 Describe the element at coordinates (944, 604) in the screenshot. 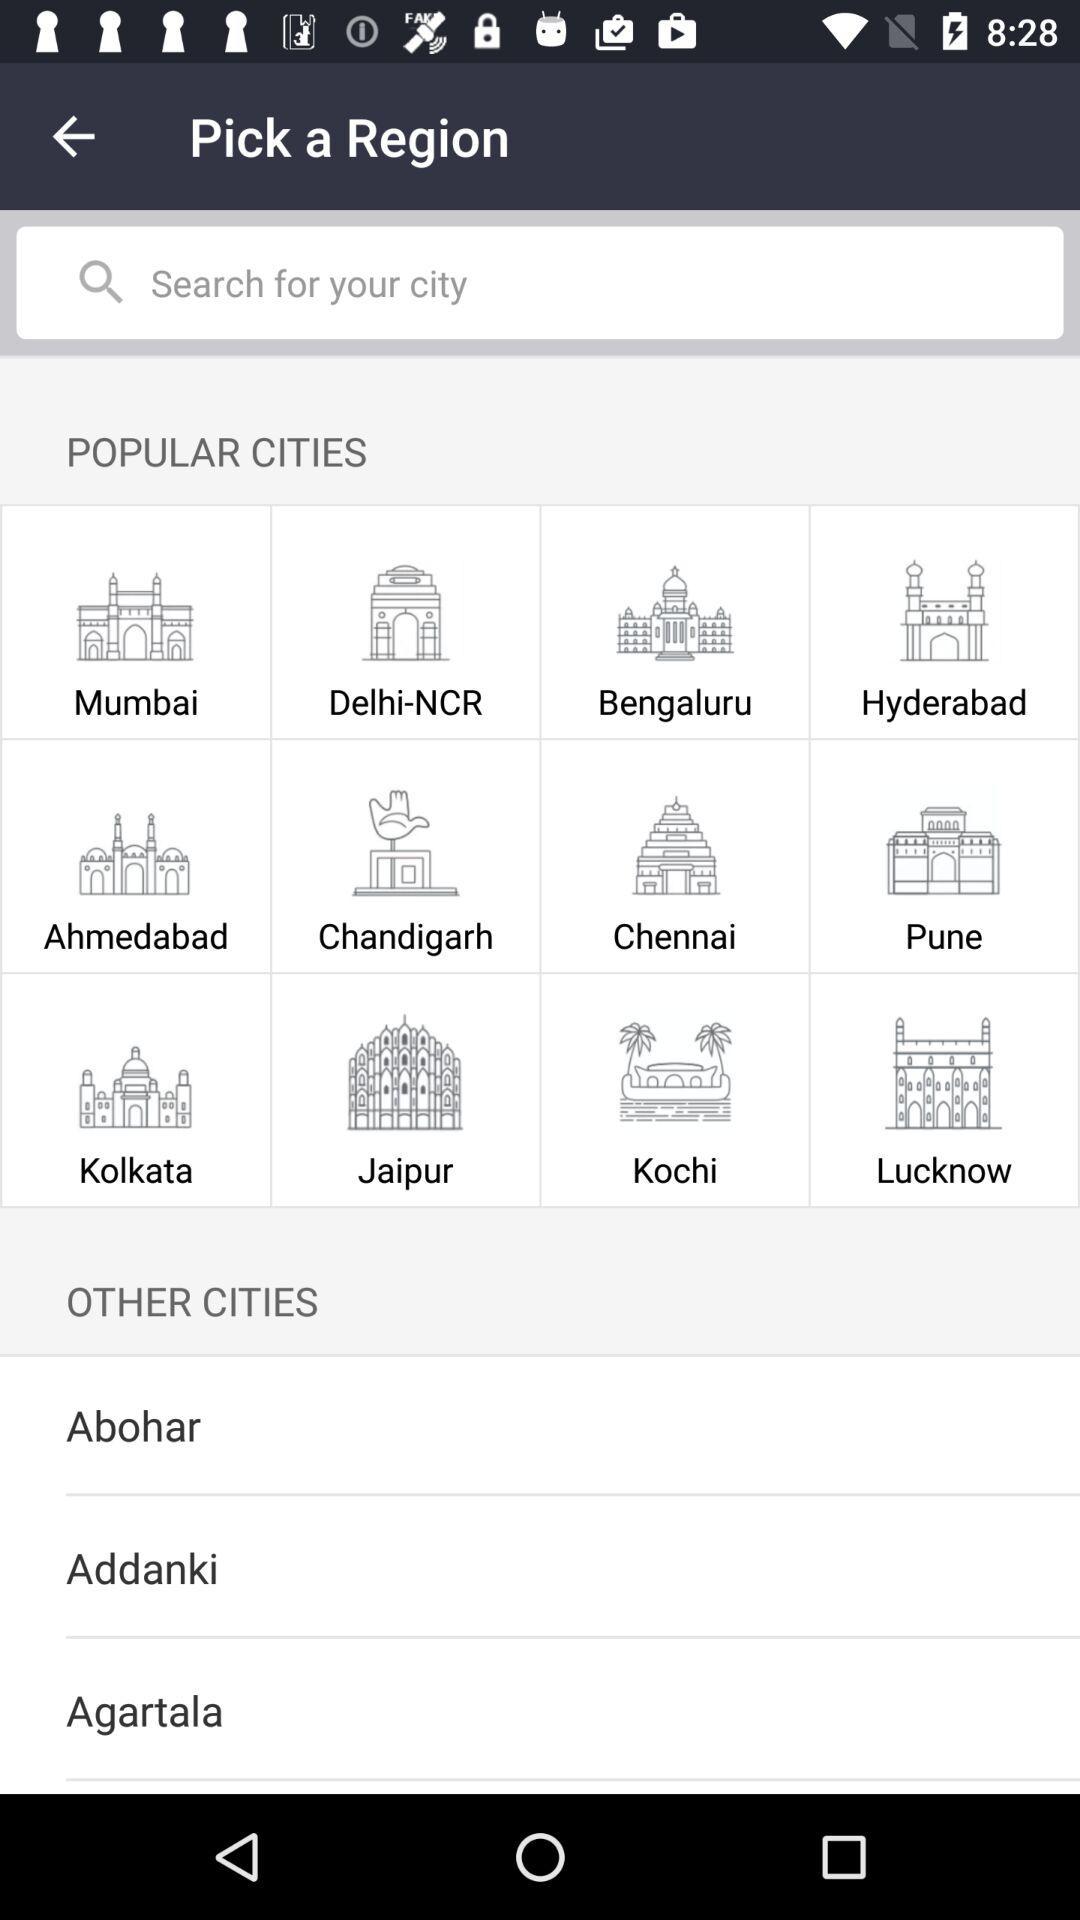

I see `the icon right to bengaluru` at that location.